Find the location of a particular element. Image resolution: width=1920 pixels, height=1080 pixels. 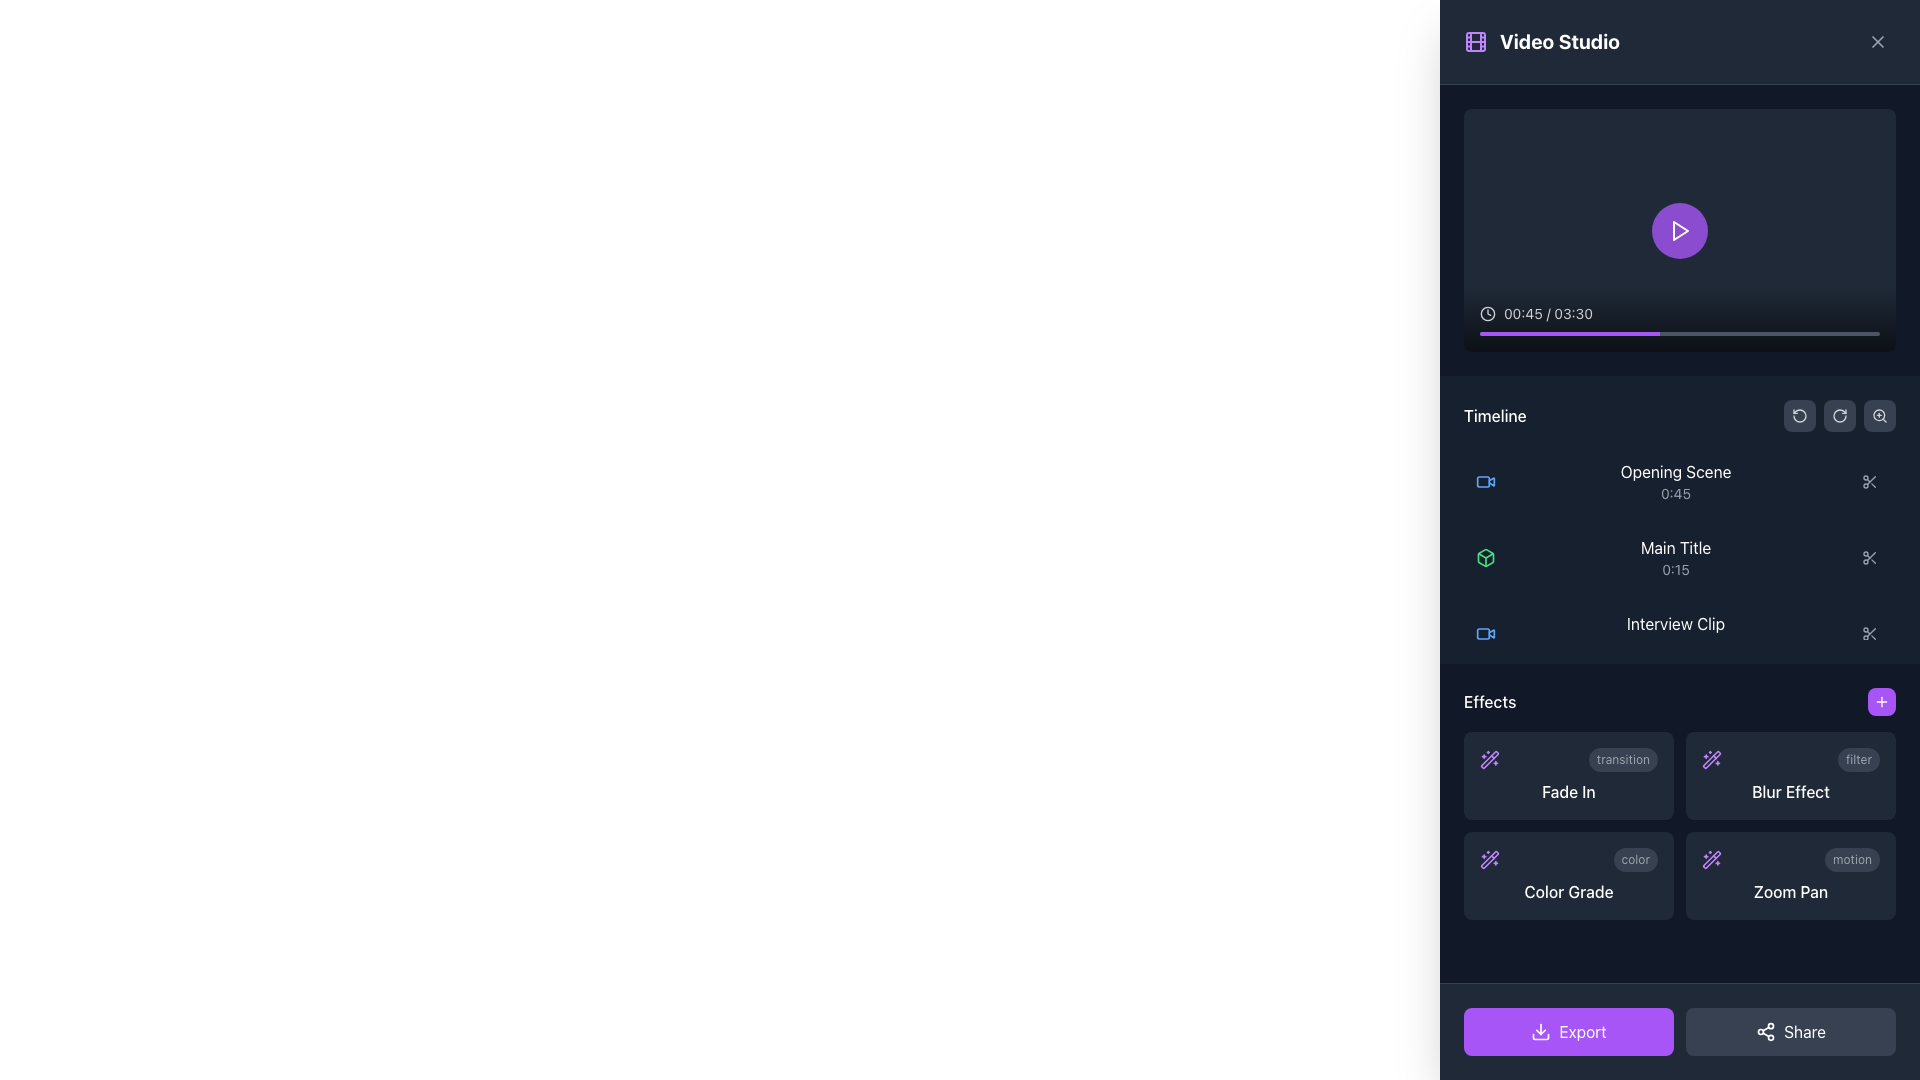

the third button with a dark gray background and a magnifying glass icon is located at coordinates (1879, 415).